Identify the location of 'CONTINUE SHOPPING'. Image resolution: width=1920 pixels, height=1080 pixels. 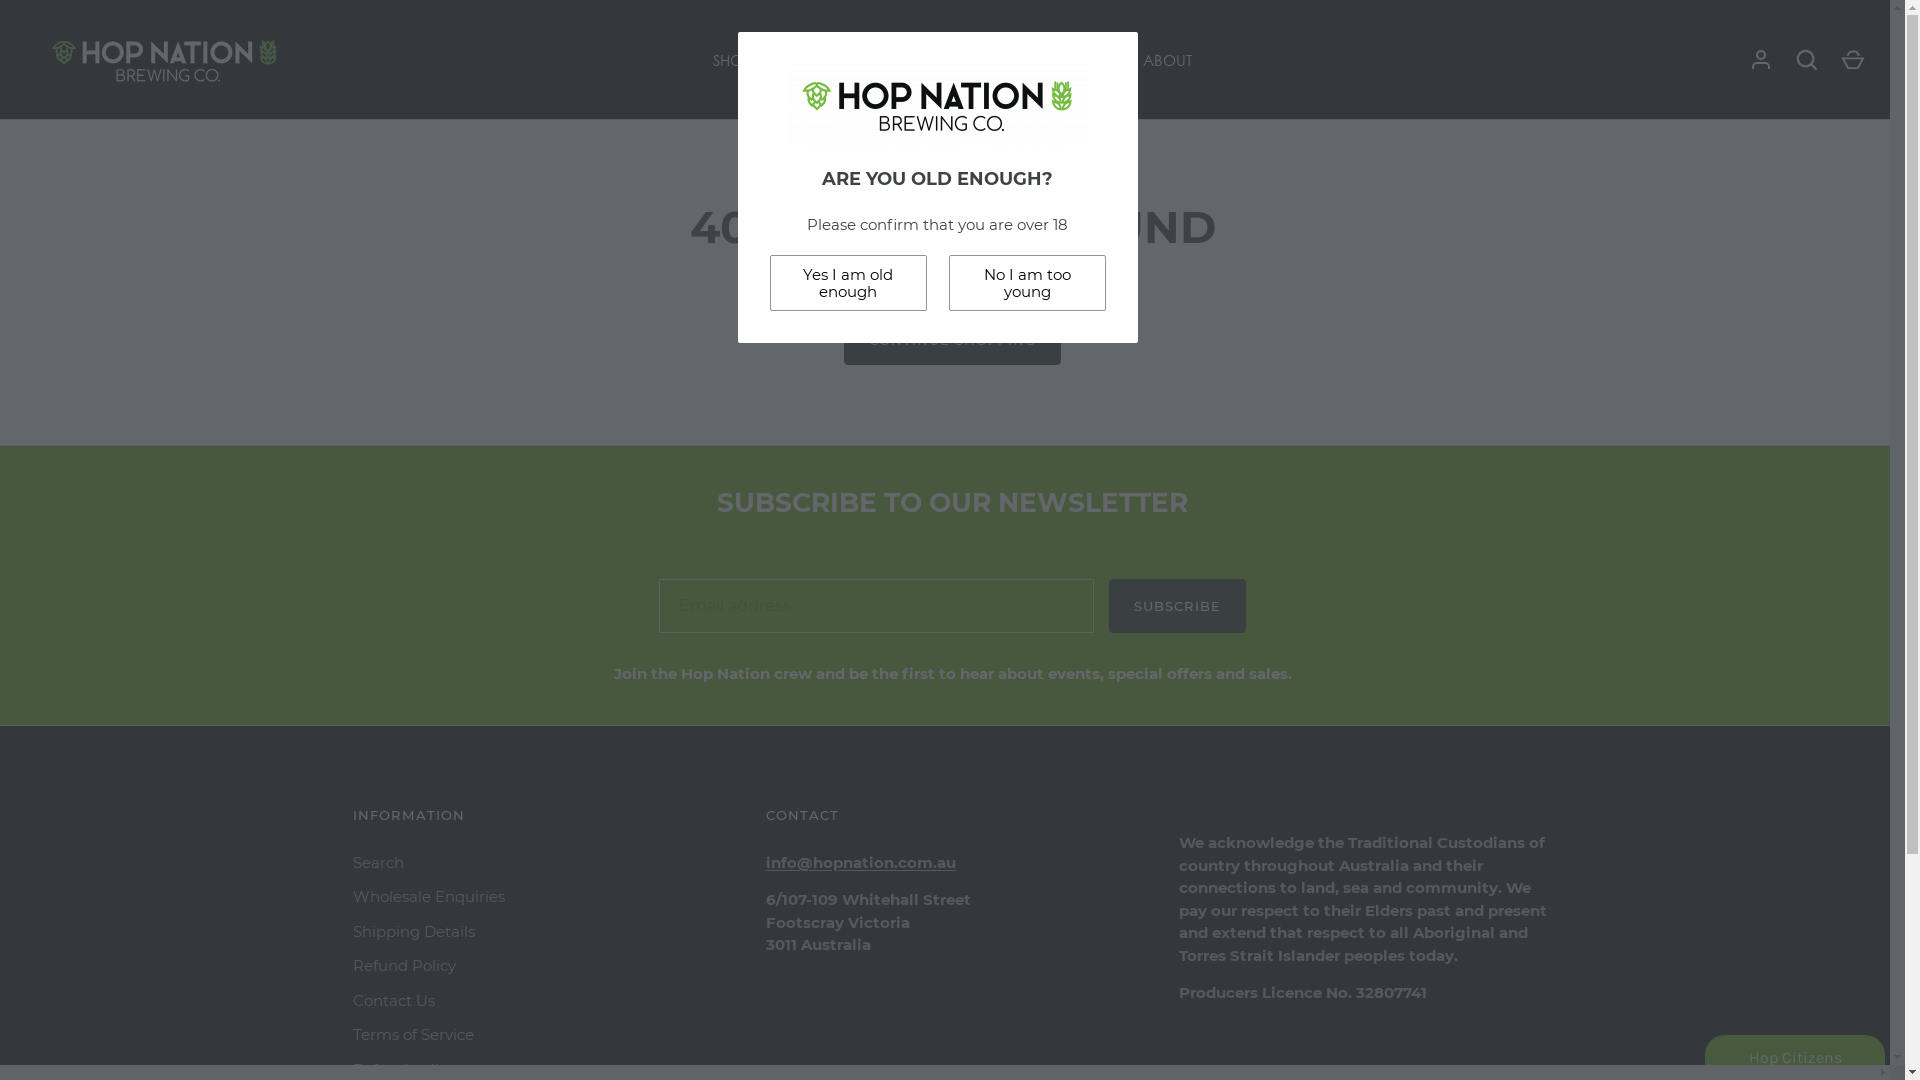
(844, 338).